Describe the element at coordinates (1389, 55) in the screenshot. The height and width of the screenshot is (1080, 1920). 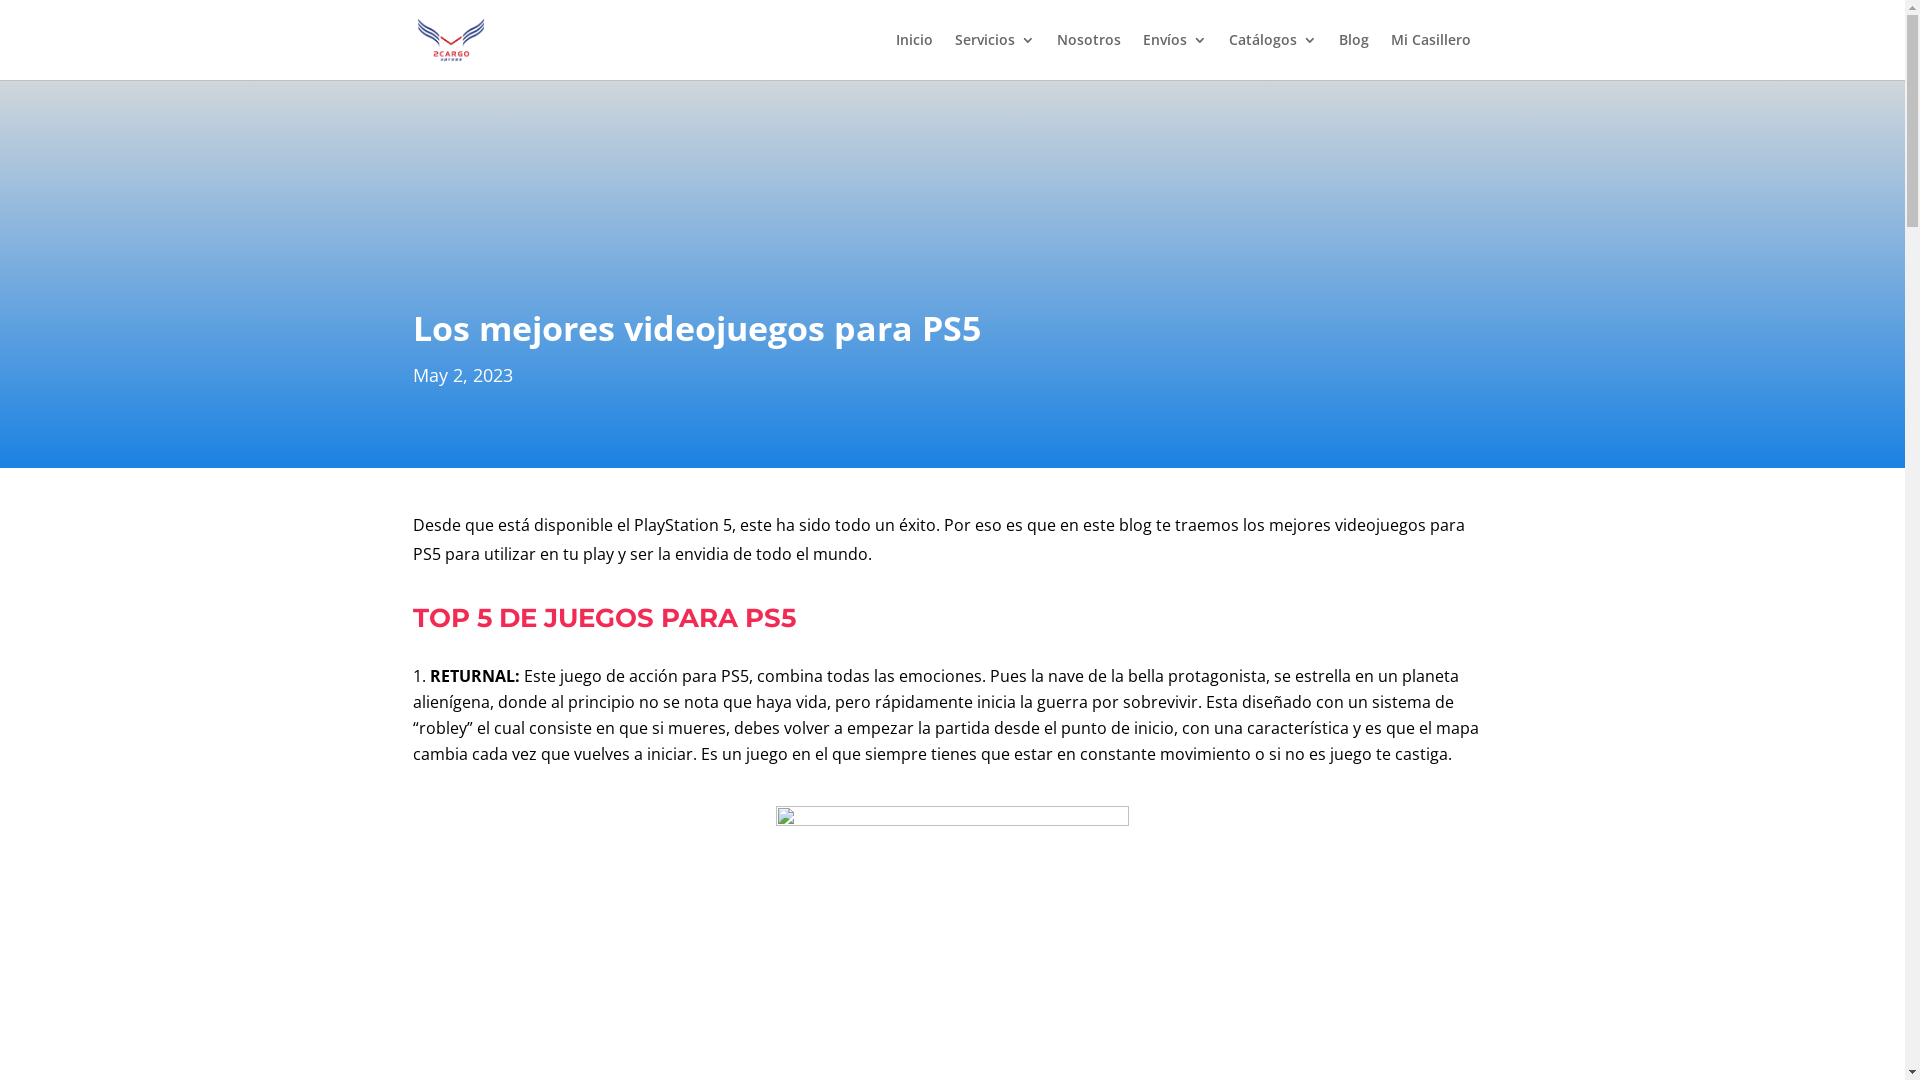
I see `'Mi Casillero'` at that location.